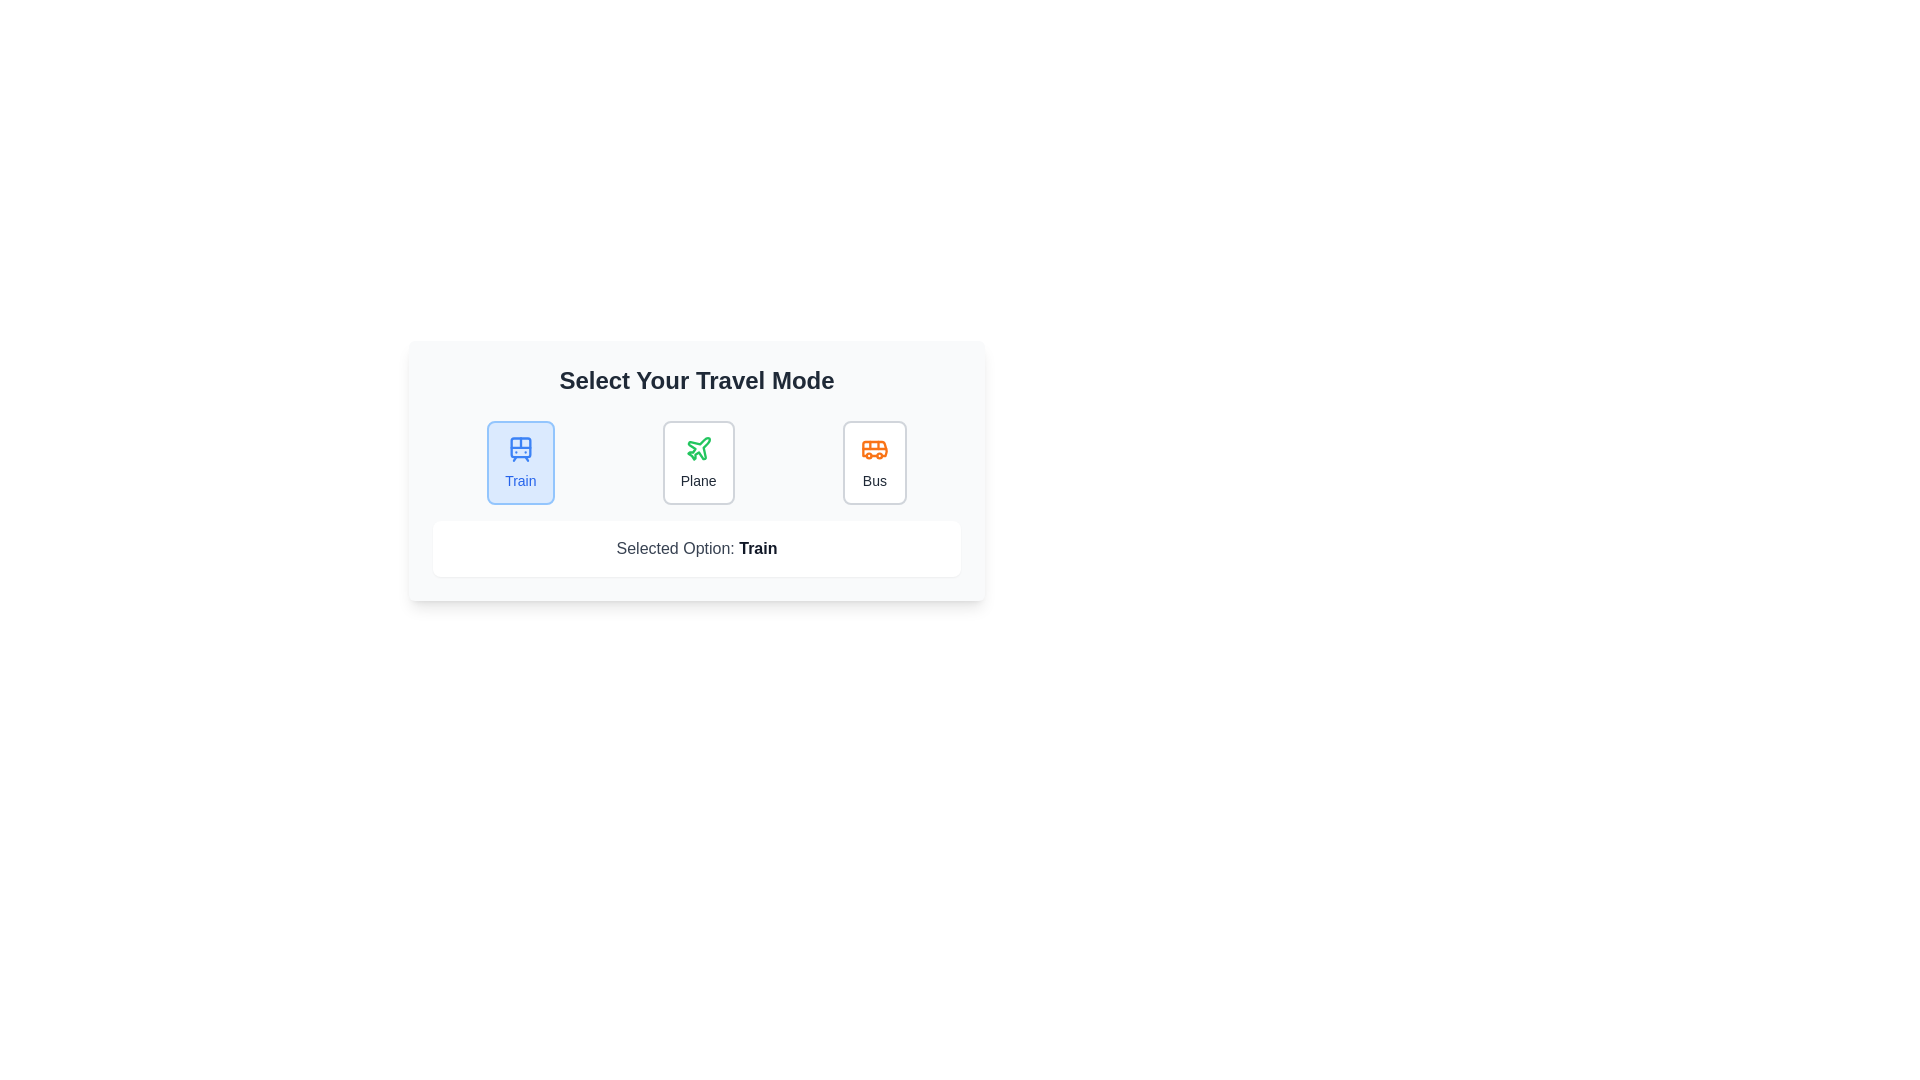 The image size is (1920, 1080). Describe the element at coordinates (520, 447) in the screenshot. I see `the blue train icon located in the selection panel` at that location.